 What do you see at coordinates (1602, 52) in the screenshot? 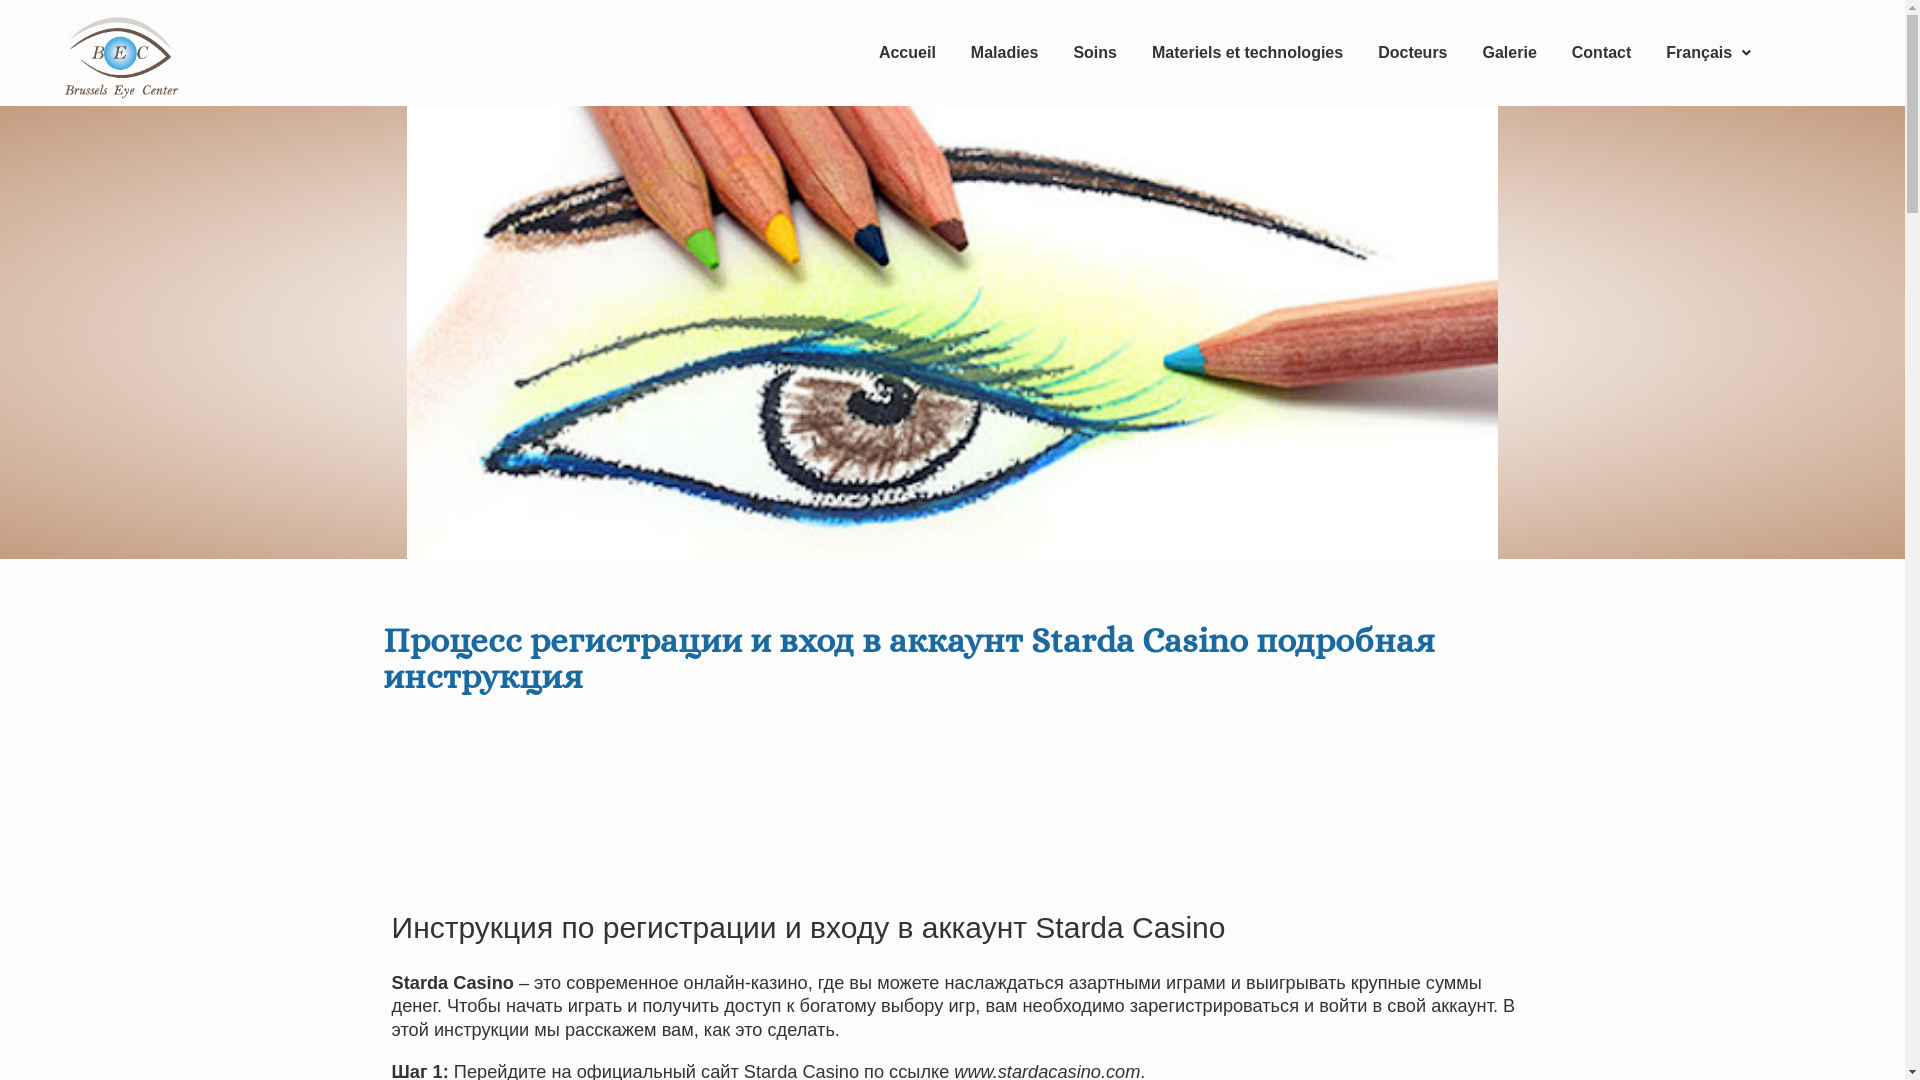
I see `'Contact'` at bounding box center [1602, 52].